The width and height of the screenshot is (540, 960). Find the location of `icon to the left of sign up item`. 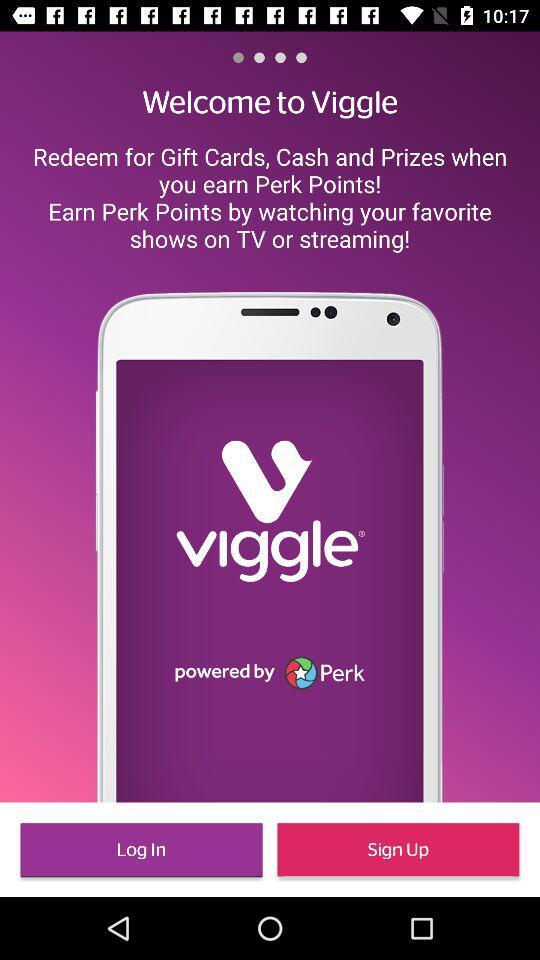

icon to the left of sign up item is located at coordinates (140, 848).